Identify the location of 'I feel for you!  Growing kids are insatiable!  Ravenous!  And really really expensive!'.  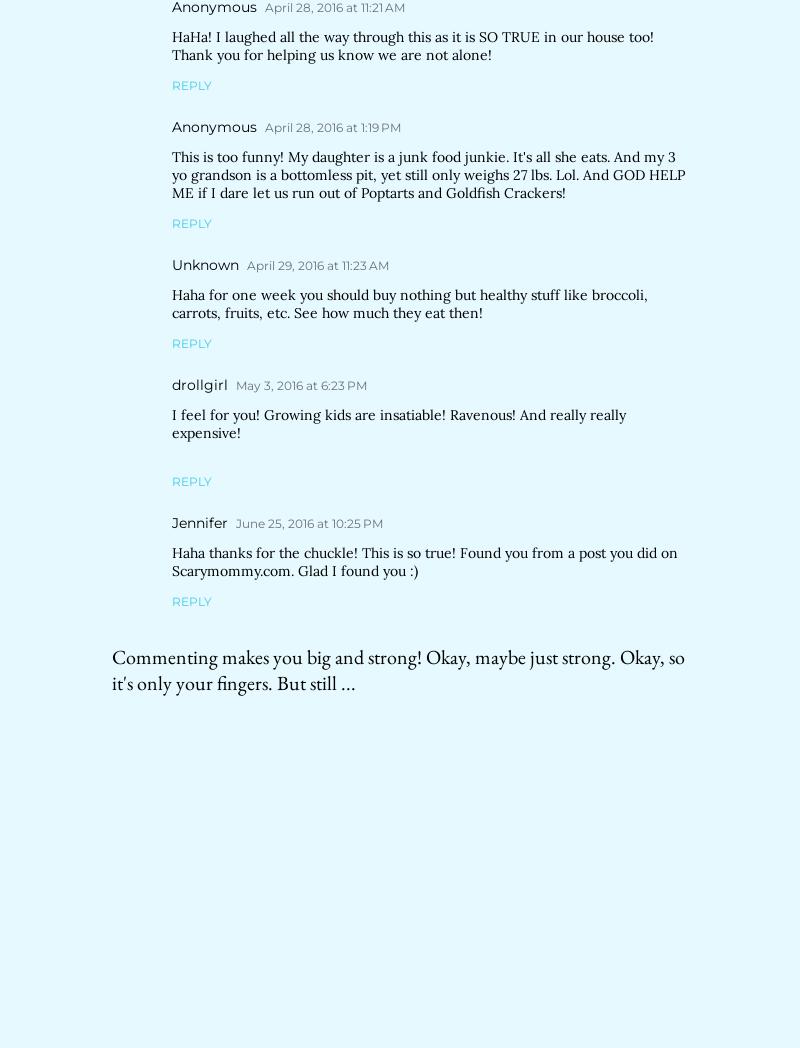
(171, 424).